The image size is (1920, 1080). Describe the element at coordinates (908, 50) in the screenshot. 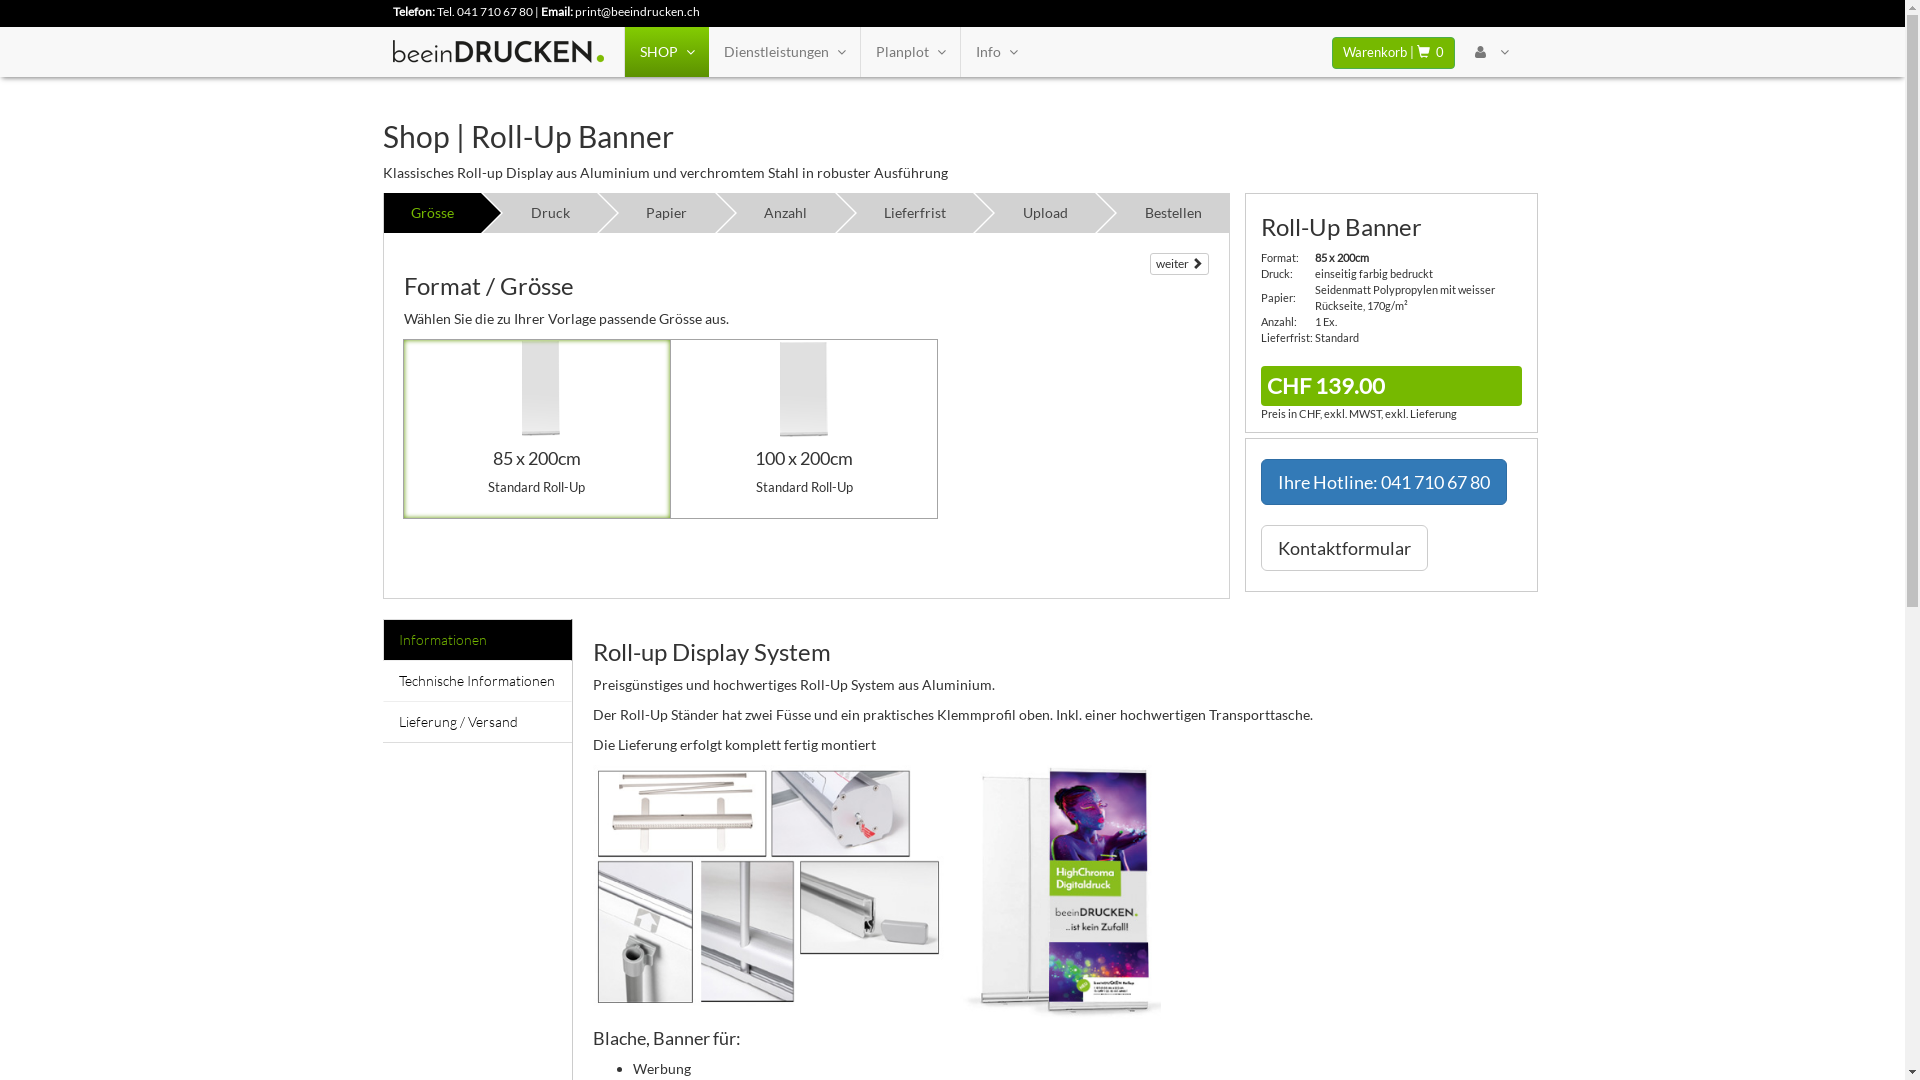

I see `'Planplot'` at that location.